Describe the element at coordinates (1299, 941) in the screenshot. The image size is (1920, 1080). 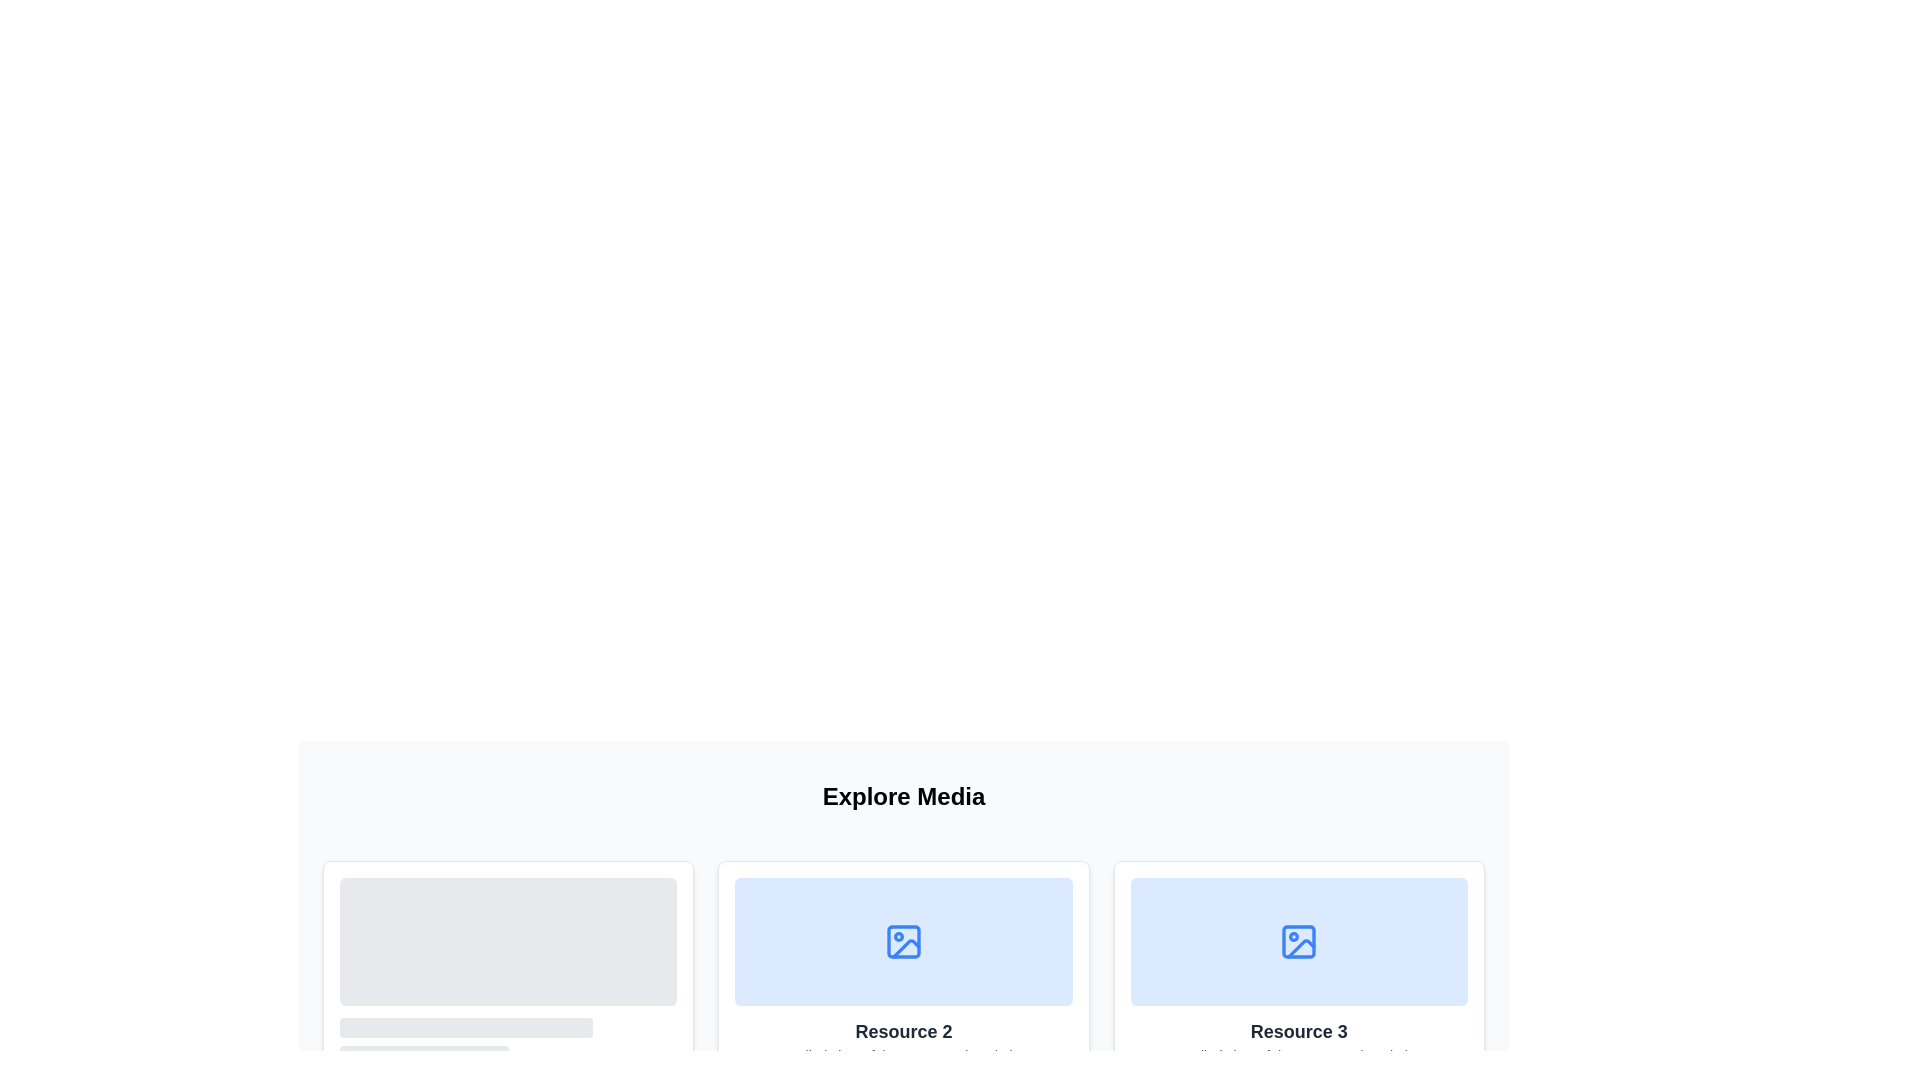
I see `the icon centered within the blue card labeled 'Resource 3'` at that location.